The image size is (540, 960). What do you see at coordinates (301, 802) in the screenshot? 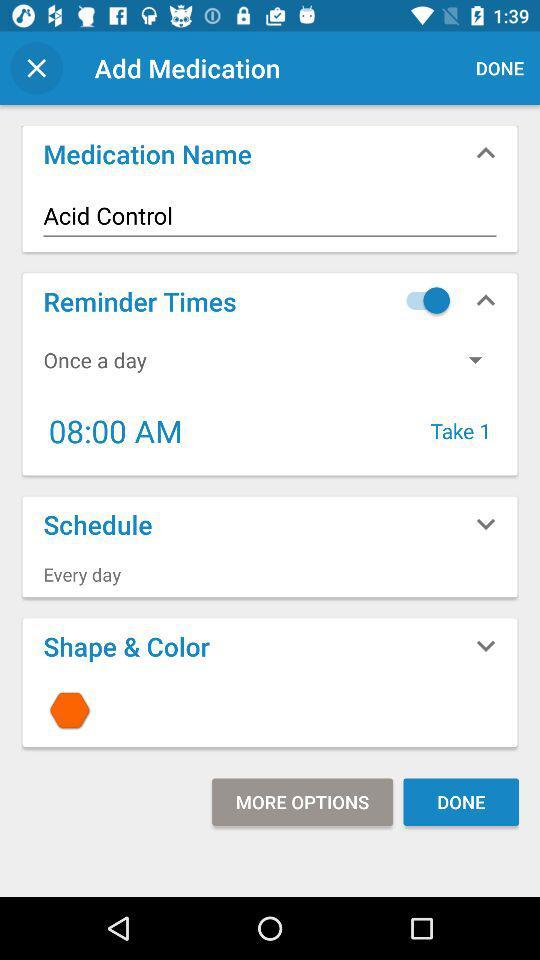
I see `the icon below the   icon` at bounding box center [301, 802].